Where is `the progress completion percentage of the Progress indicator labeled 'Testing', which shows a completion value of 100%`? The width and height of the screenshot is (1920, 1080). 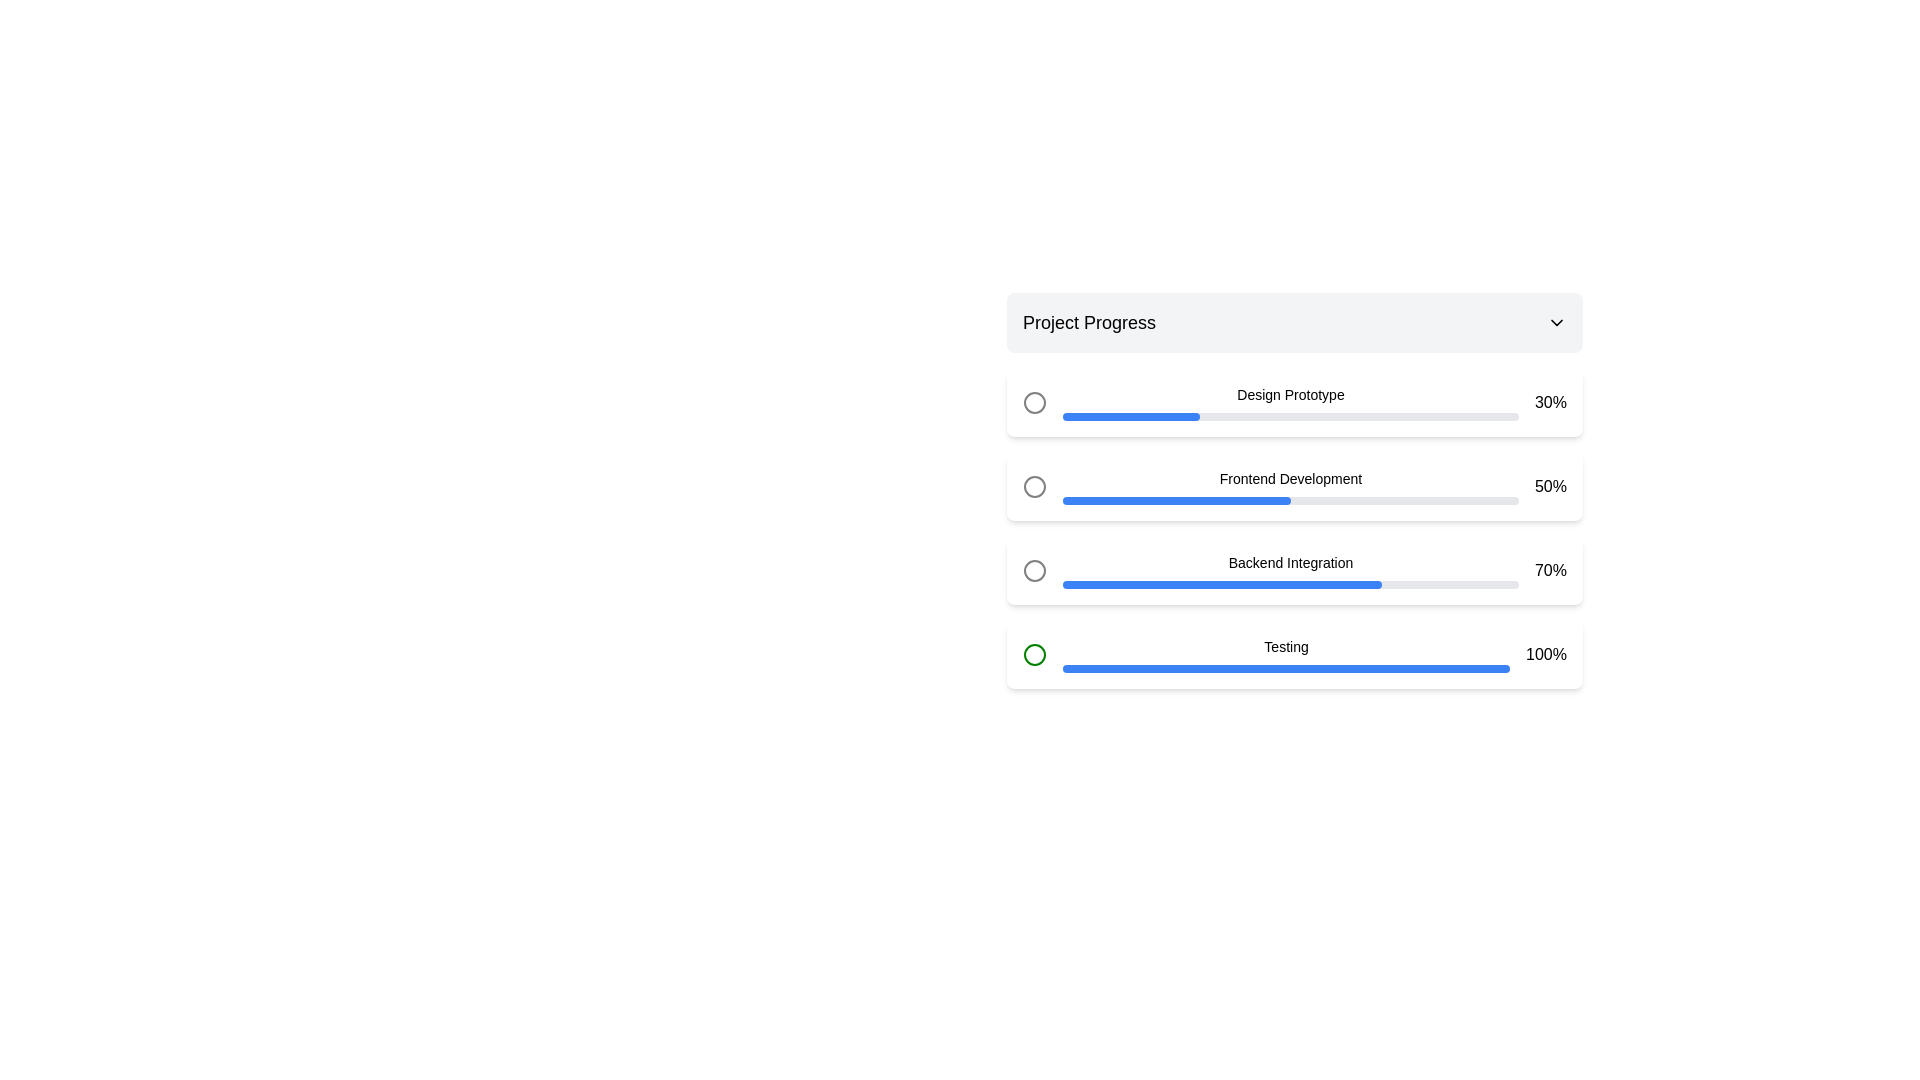
the progress completion percentage of the Progress indicator labeled 'Testing', which shows a completion value of 100% is located at coordinates (1295, 655).